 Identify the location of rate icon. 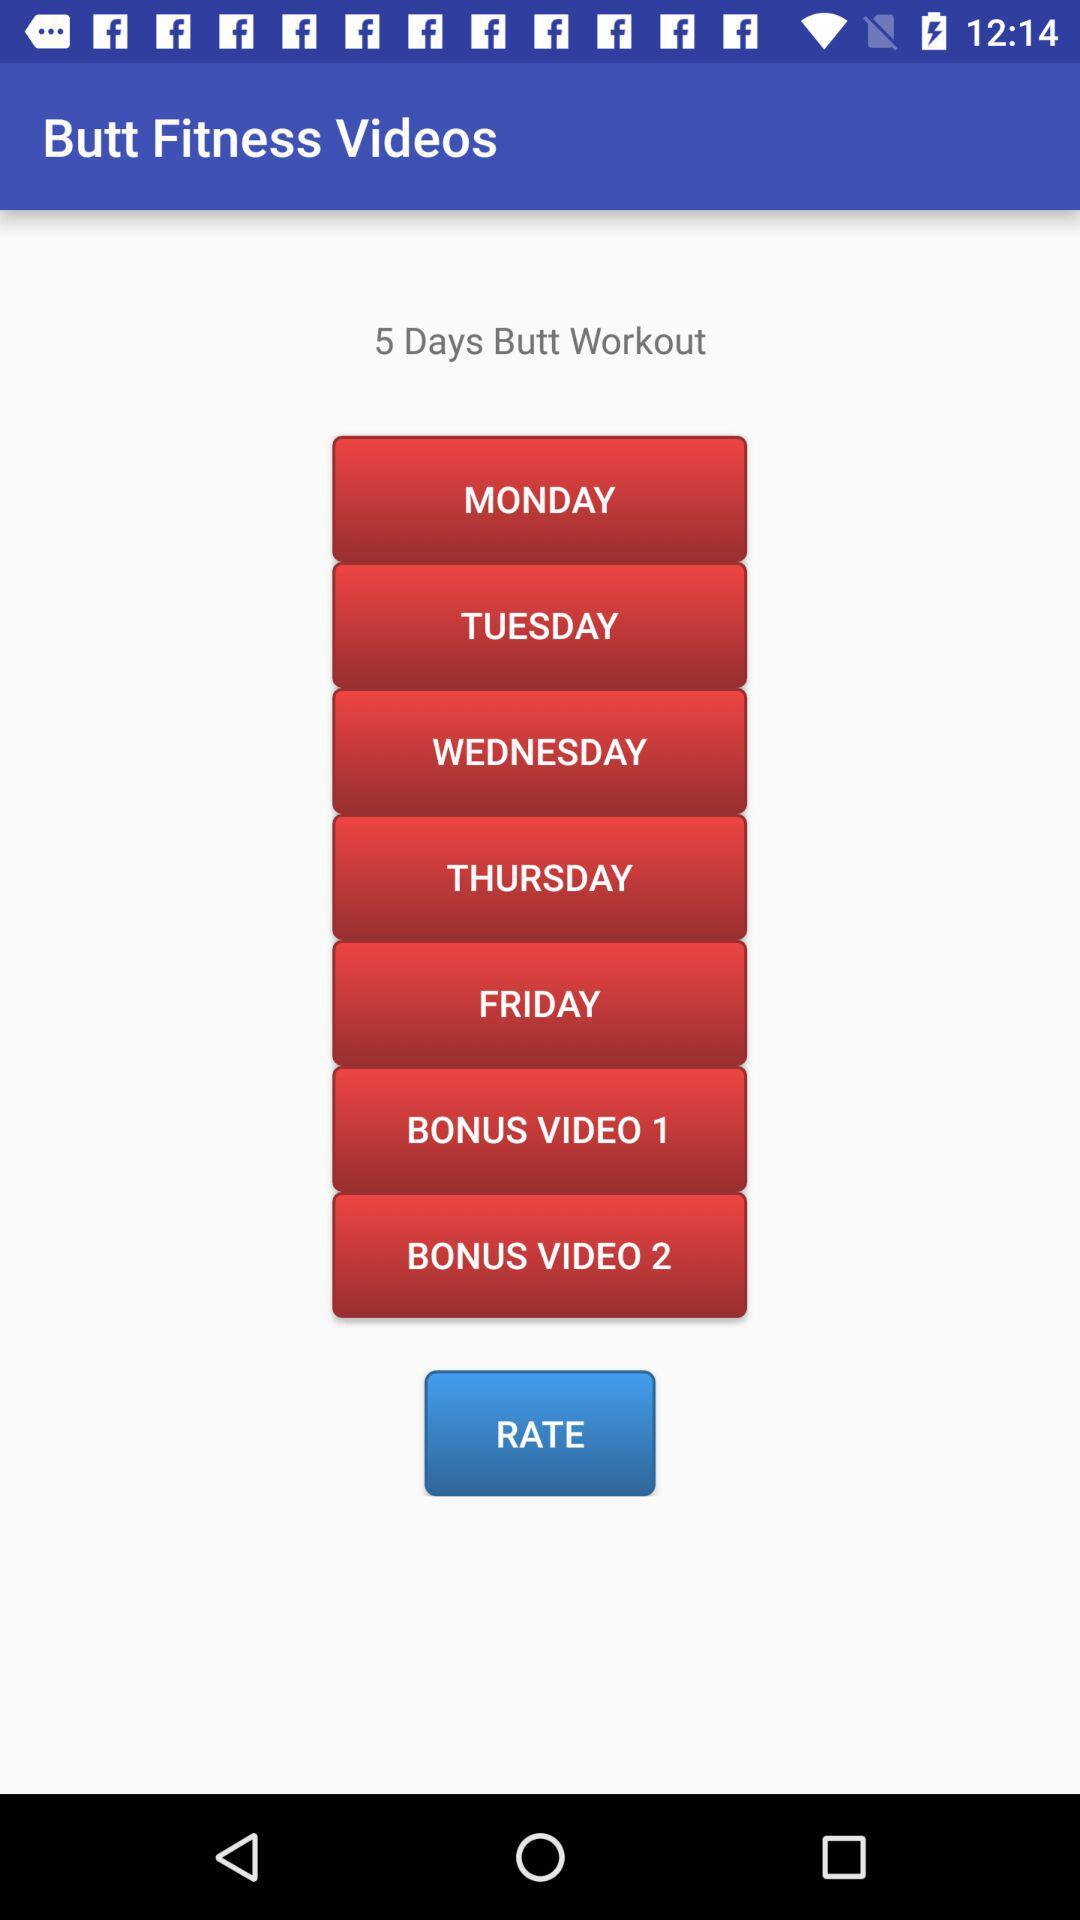
(540, 1432).